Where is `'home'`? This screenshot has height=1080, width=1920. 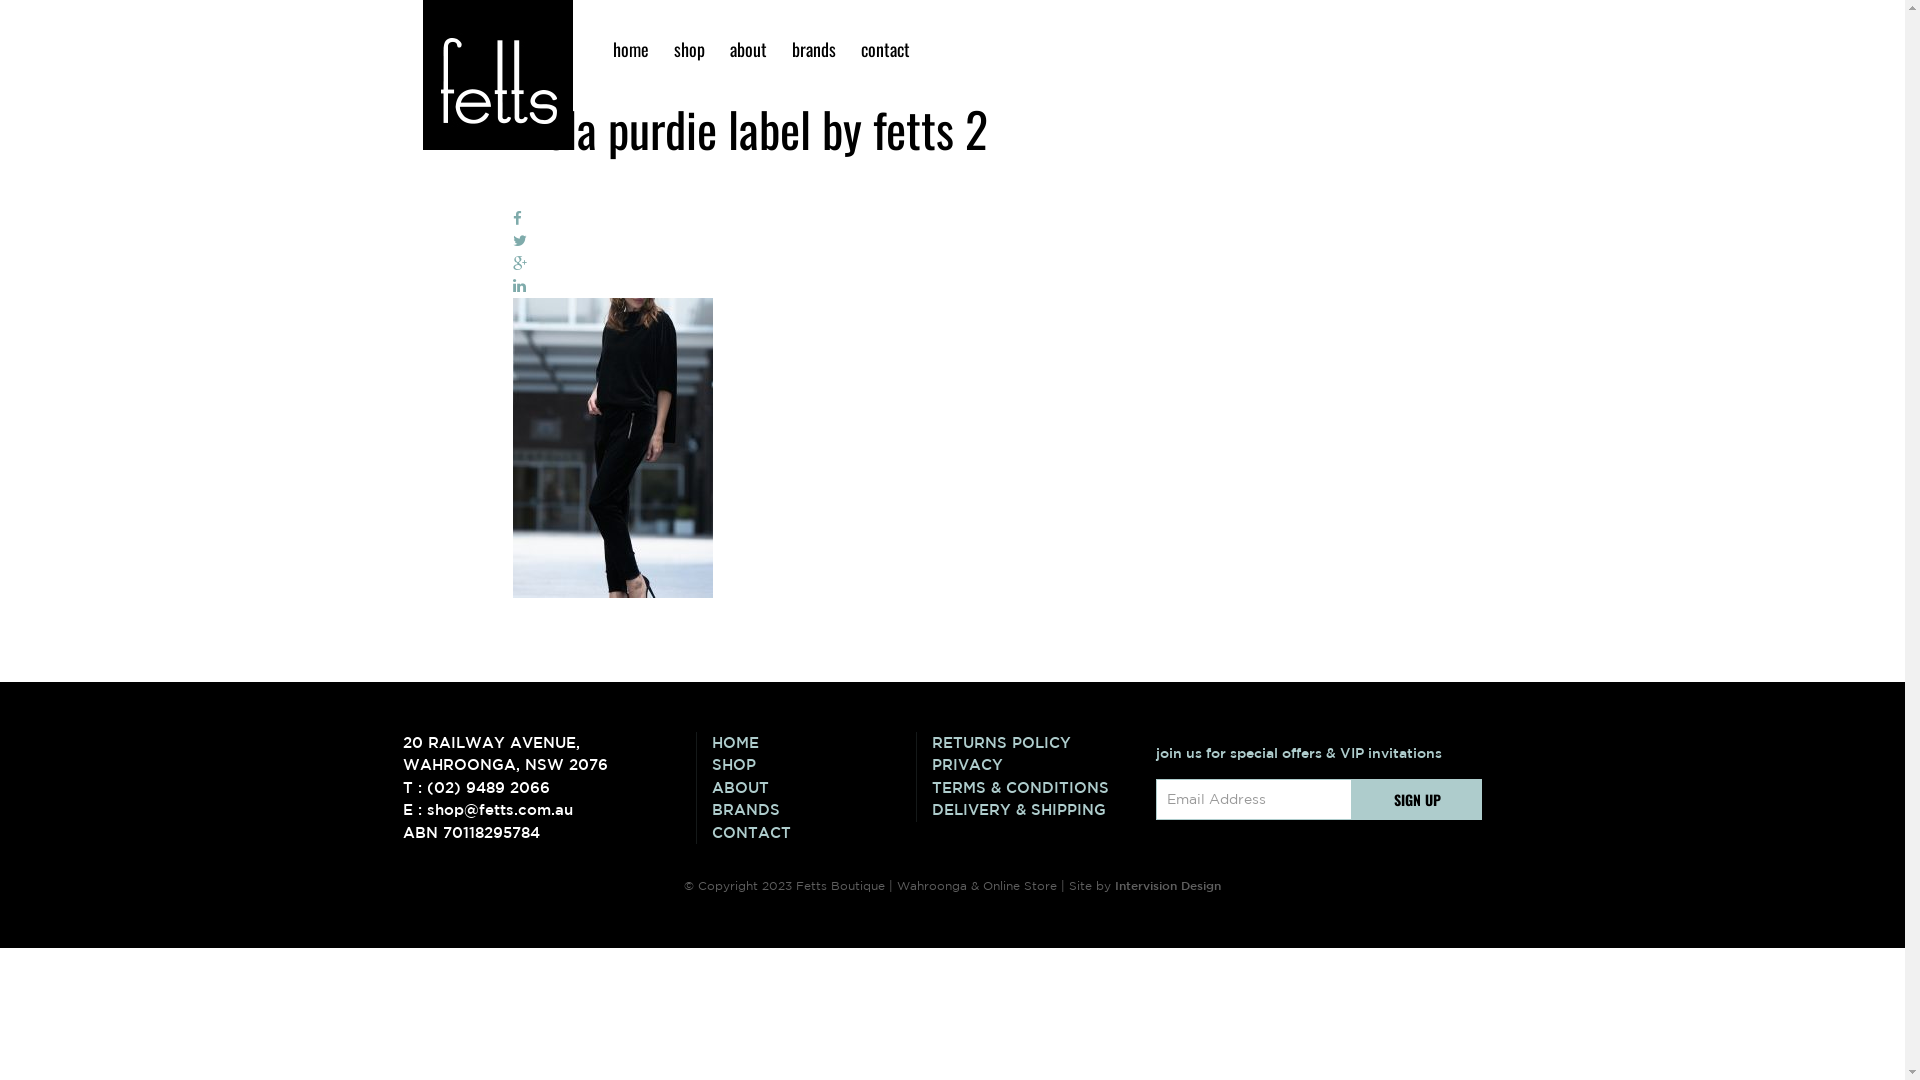
'home' is located at coordinates (628, 48).